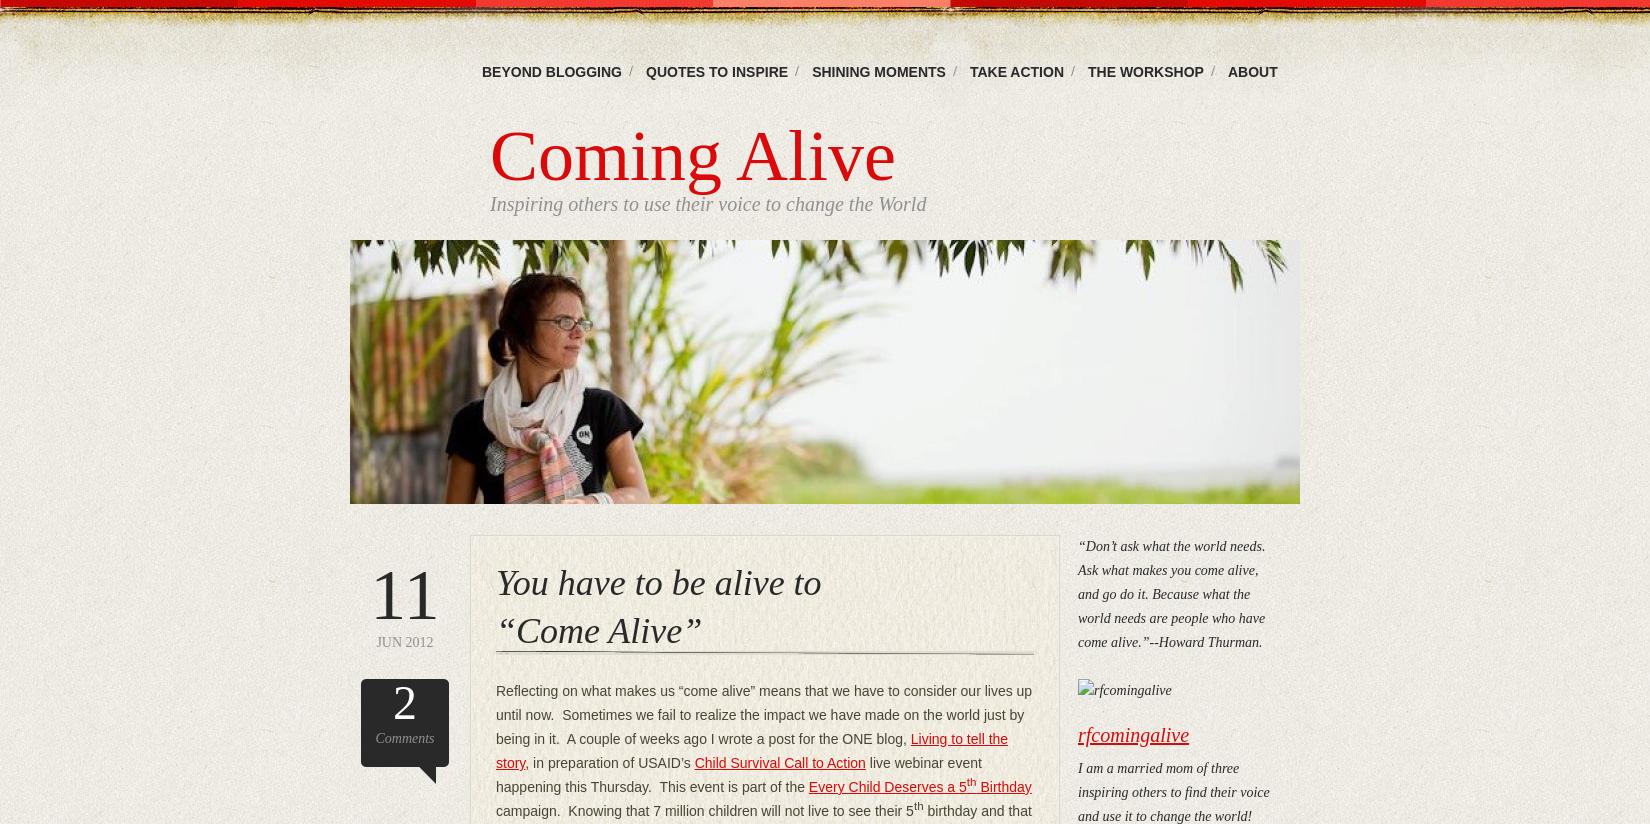 The height and width of the screenshot is (824, 1650). What do you see at coordinates (778, 762) in the screenshot?
I see `'Child Survival Call to Action'` at bounding box center [778, 762].